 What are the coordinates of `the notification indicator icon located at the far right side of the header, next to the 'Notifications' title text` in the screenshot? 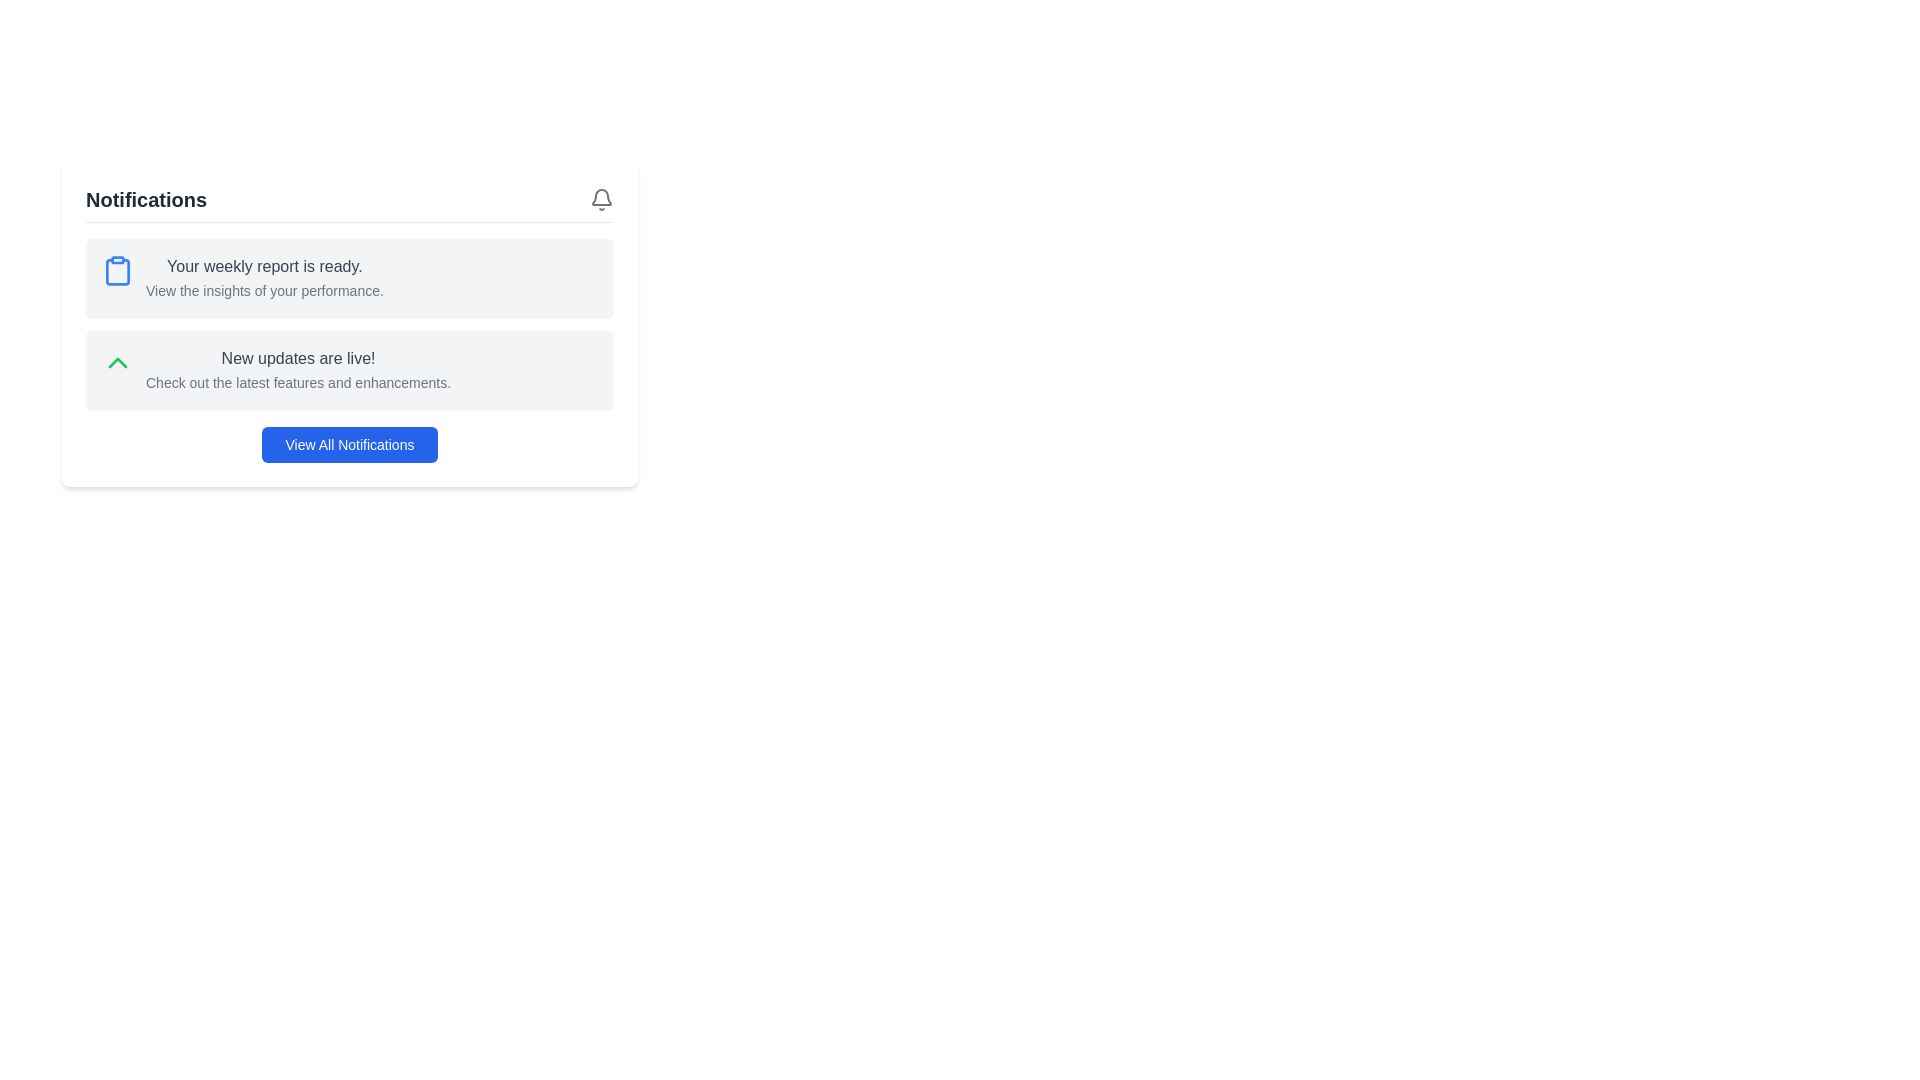 It's located at (600, 200).